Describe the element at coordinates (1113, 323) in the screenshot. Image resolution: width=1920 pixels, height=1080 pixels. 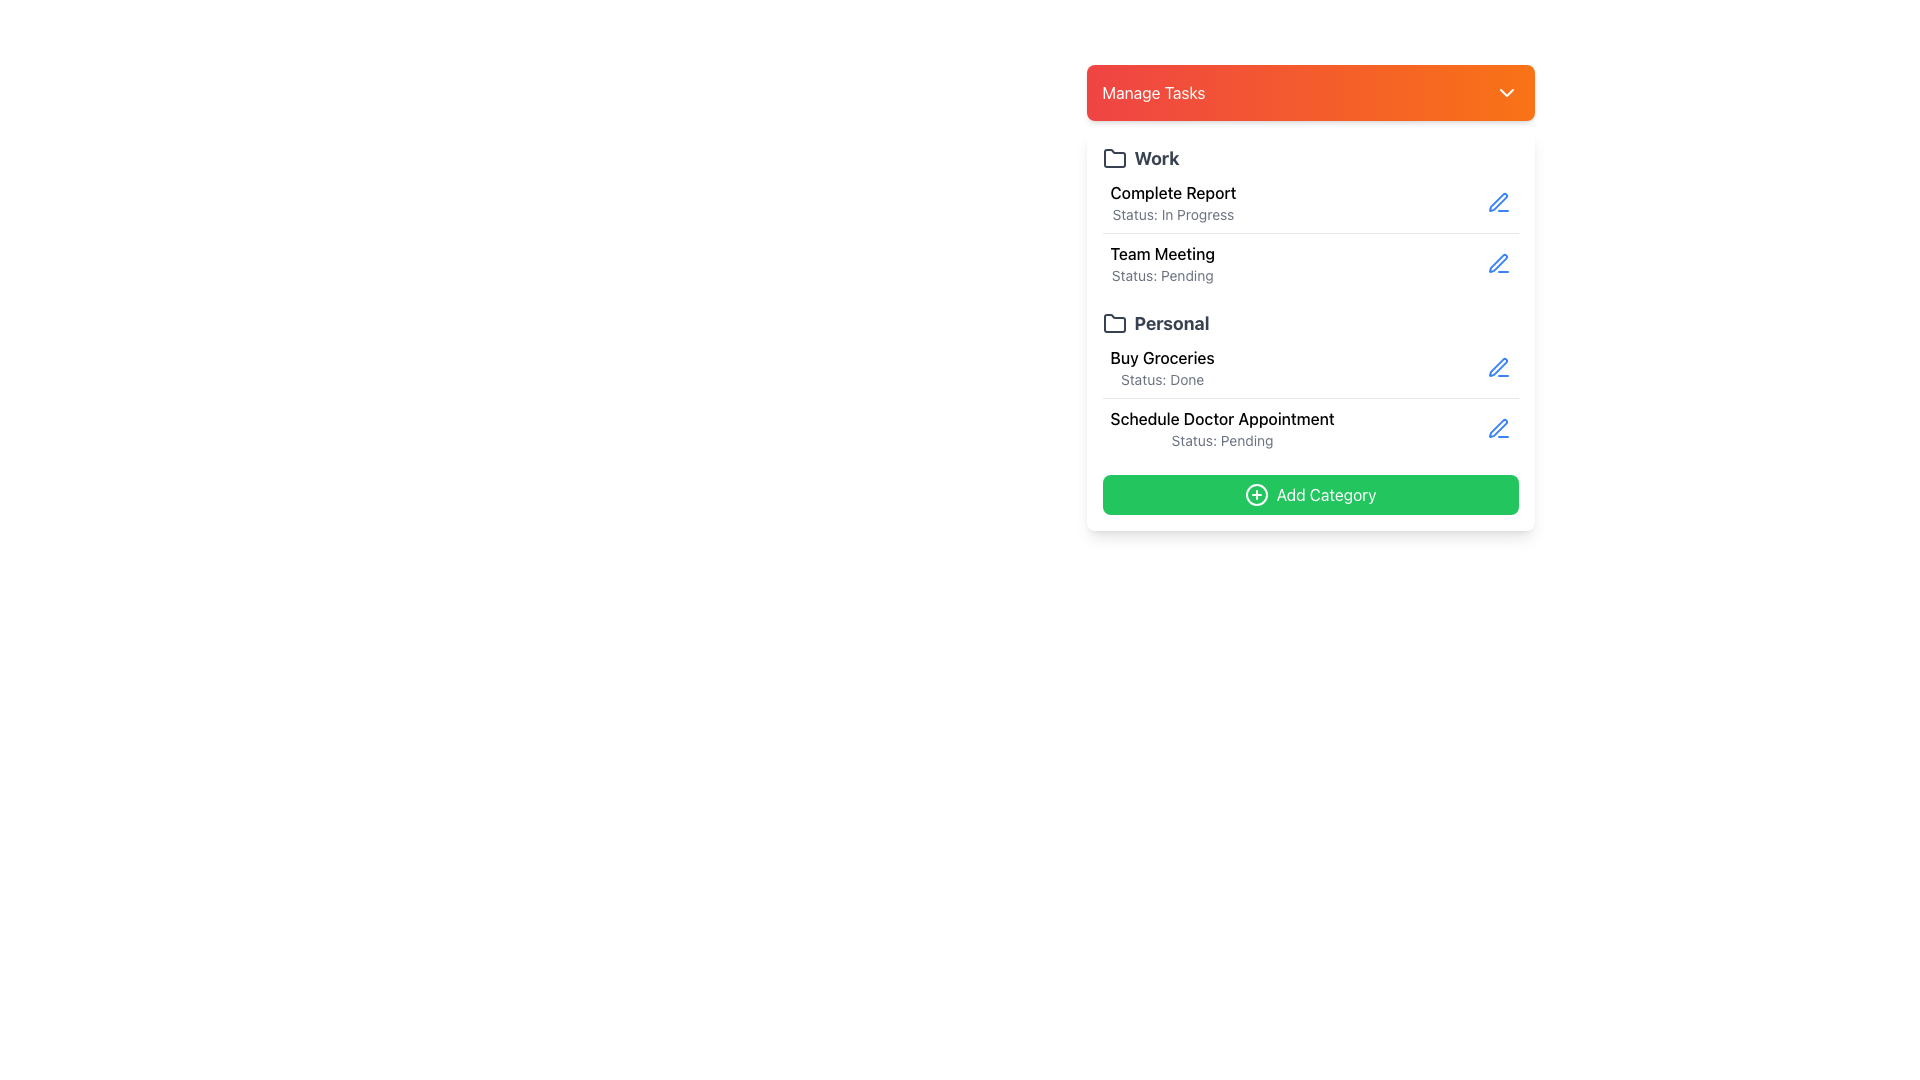
I see `the folder icon located to the left of the bold text 'Personal' in the 'Manage Tasks' panel` at that location.